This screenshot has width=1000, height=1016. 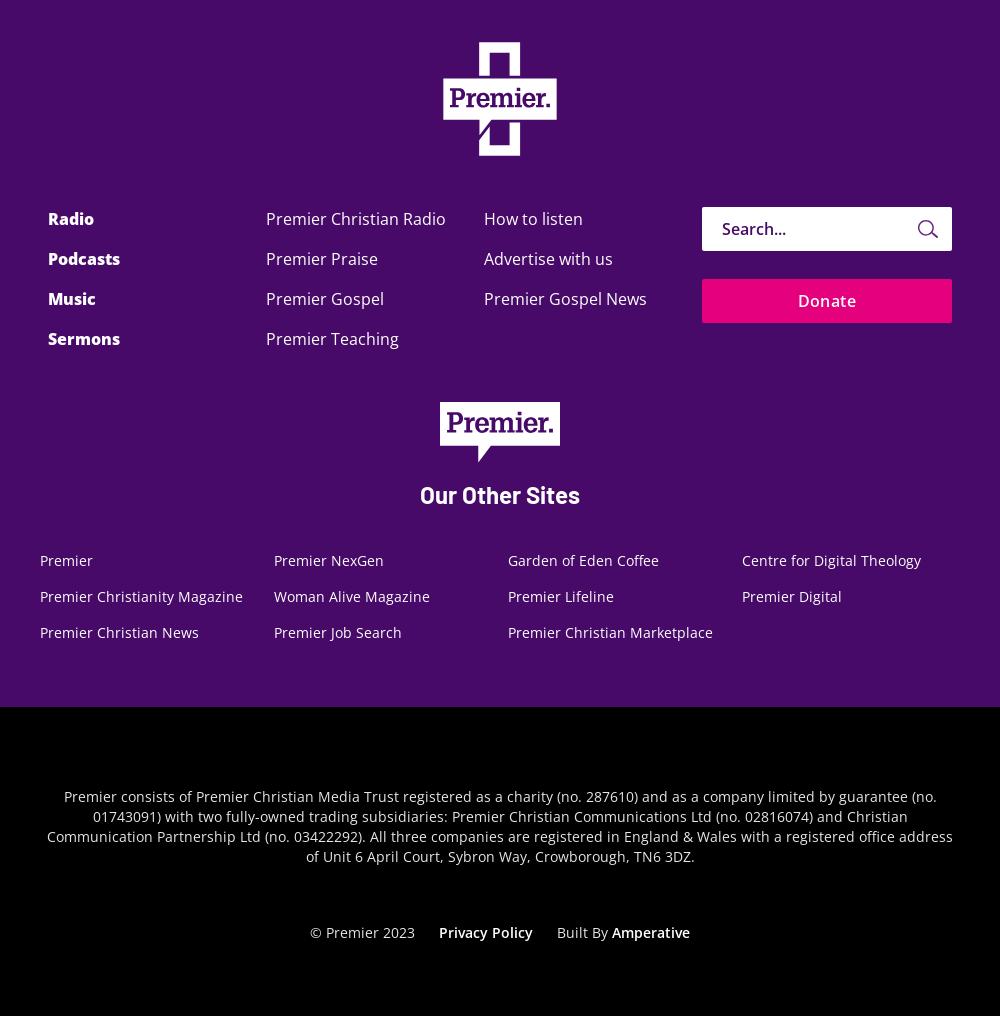 I want to click on 'Premier Praise', so click(x=320, y=257).